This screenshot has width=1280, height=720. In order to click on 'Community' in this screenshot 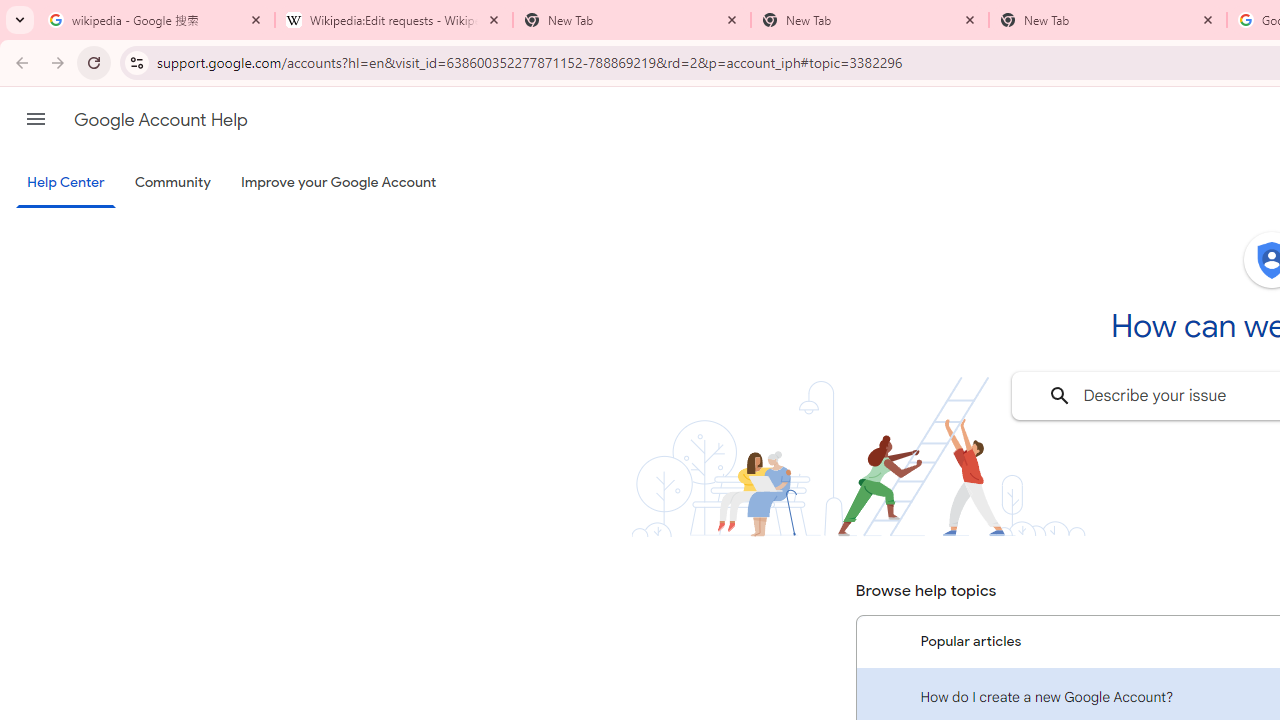, I will do `click(172, 183)`.